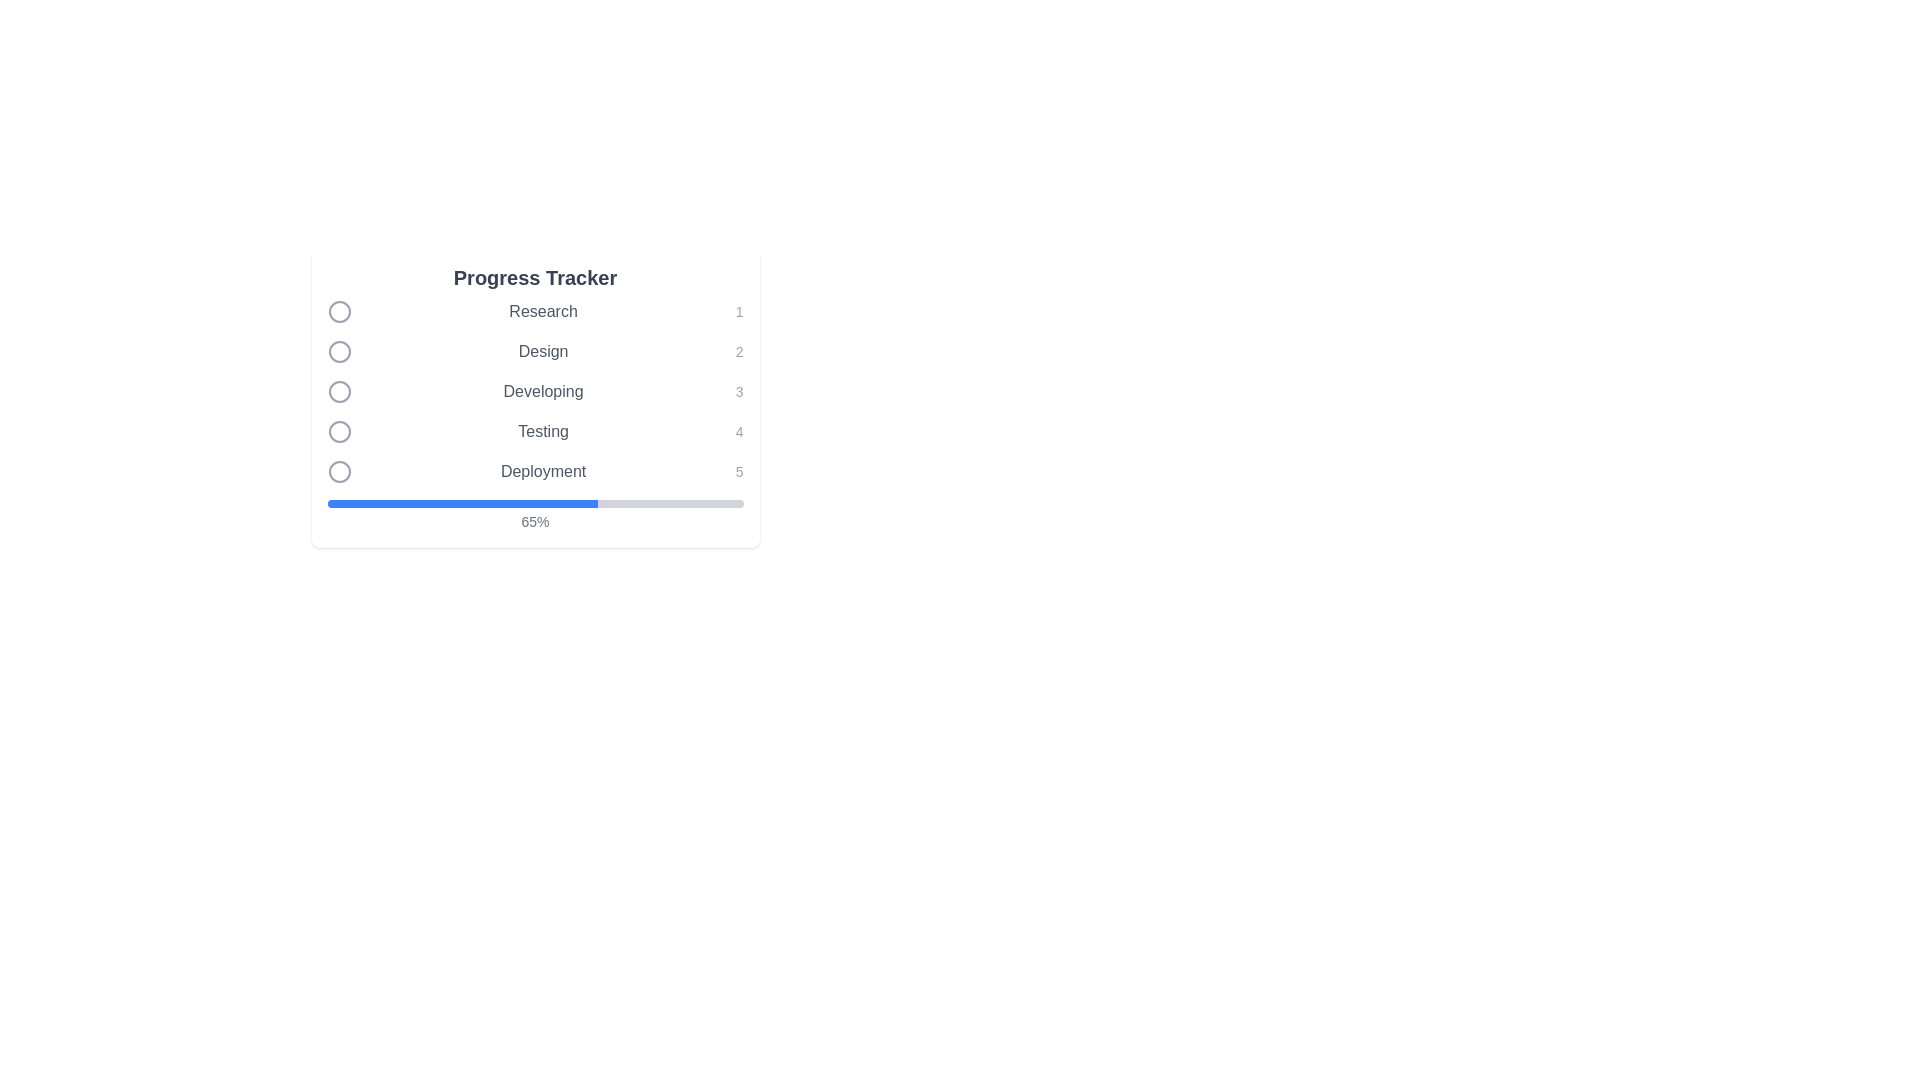  I want to click on the second row of the vertical progress tracker, which features a circular icon, the text 'Design' in the center, and the number '2' on the right, so click(535, 350).